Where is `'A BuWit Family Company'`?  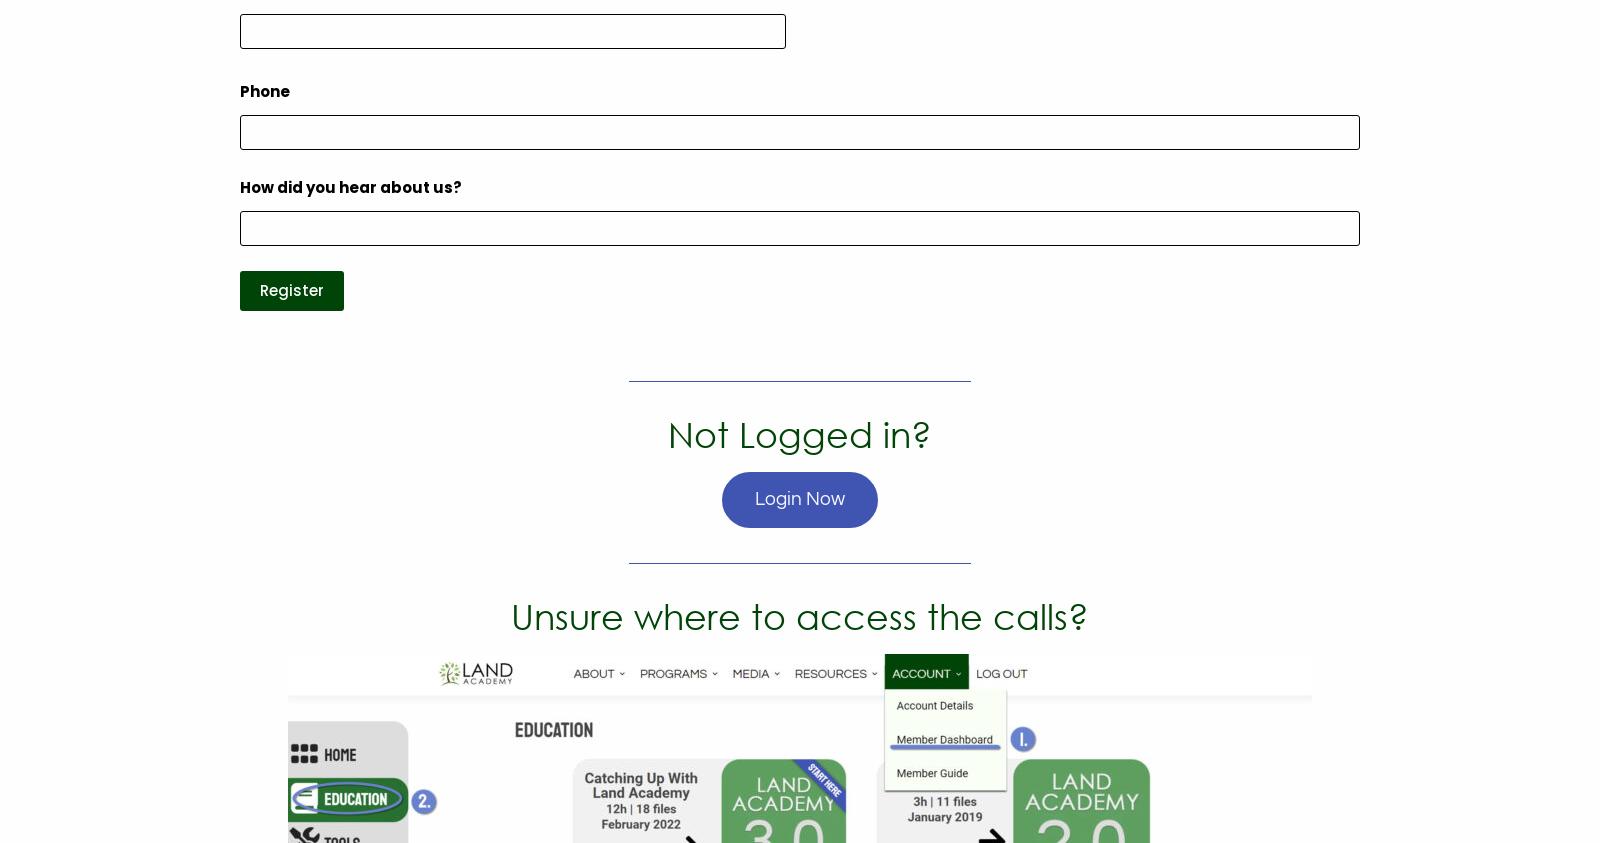 'A BuWit Family Company' is located at coordinates (972, 289).